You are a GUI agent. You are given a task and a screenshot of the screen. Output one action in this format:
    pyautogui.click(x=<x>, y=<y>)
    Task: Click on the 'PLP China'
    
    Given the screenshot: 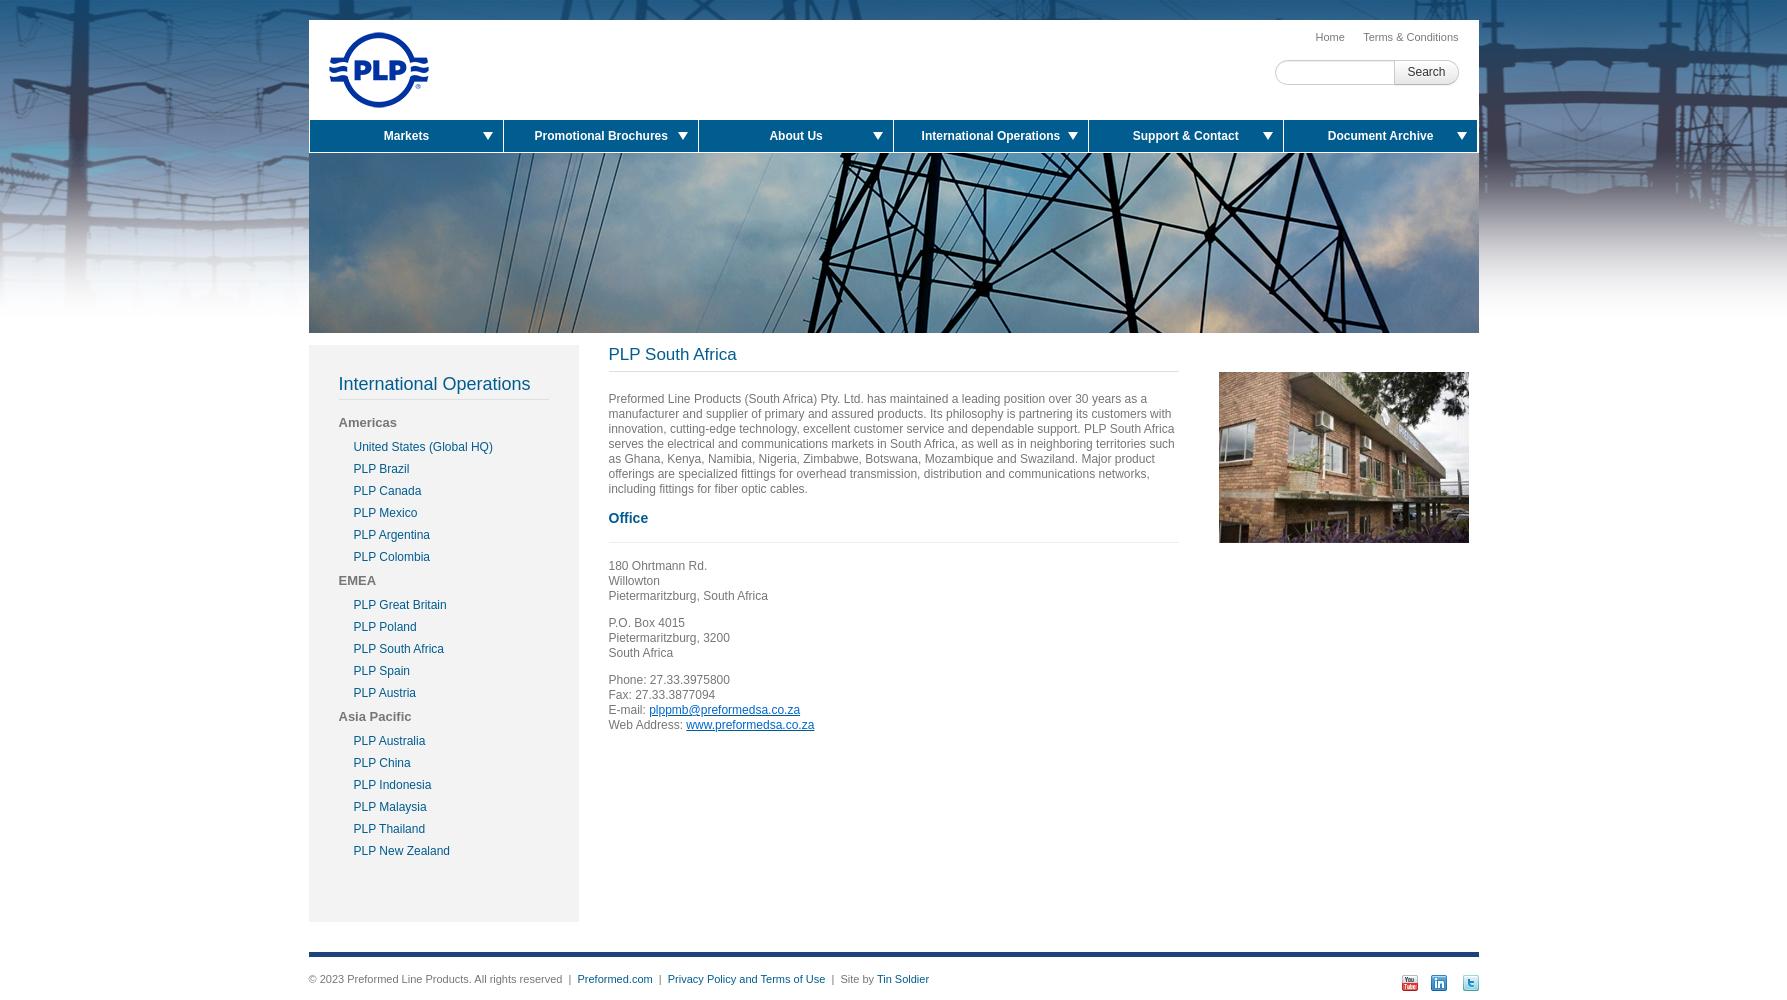 What is the action you would take?
    pyautogui.click(x=381, y=763)
    